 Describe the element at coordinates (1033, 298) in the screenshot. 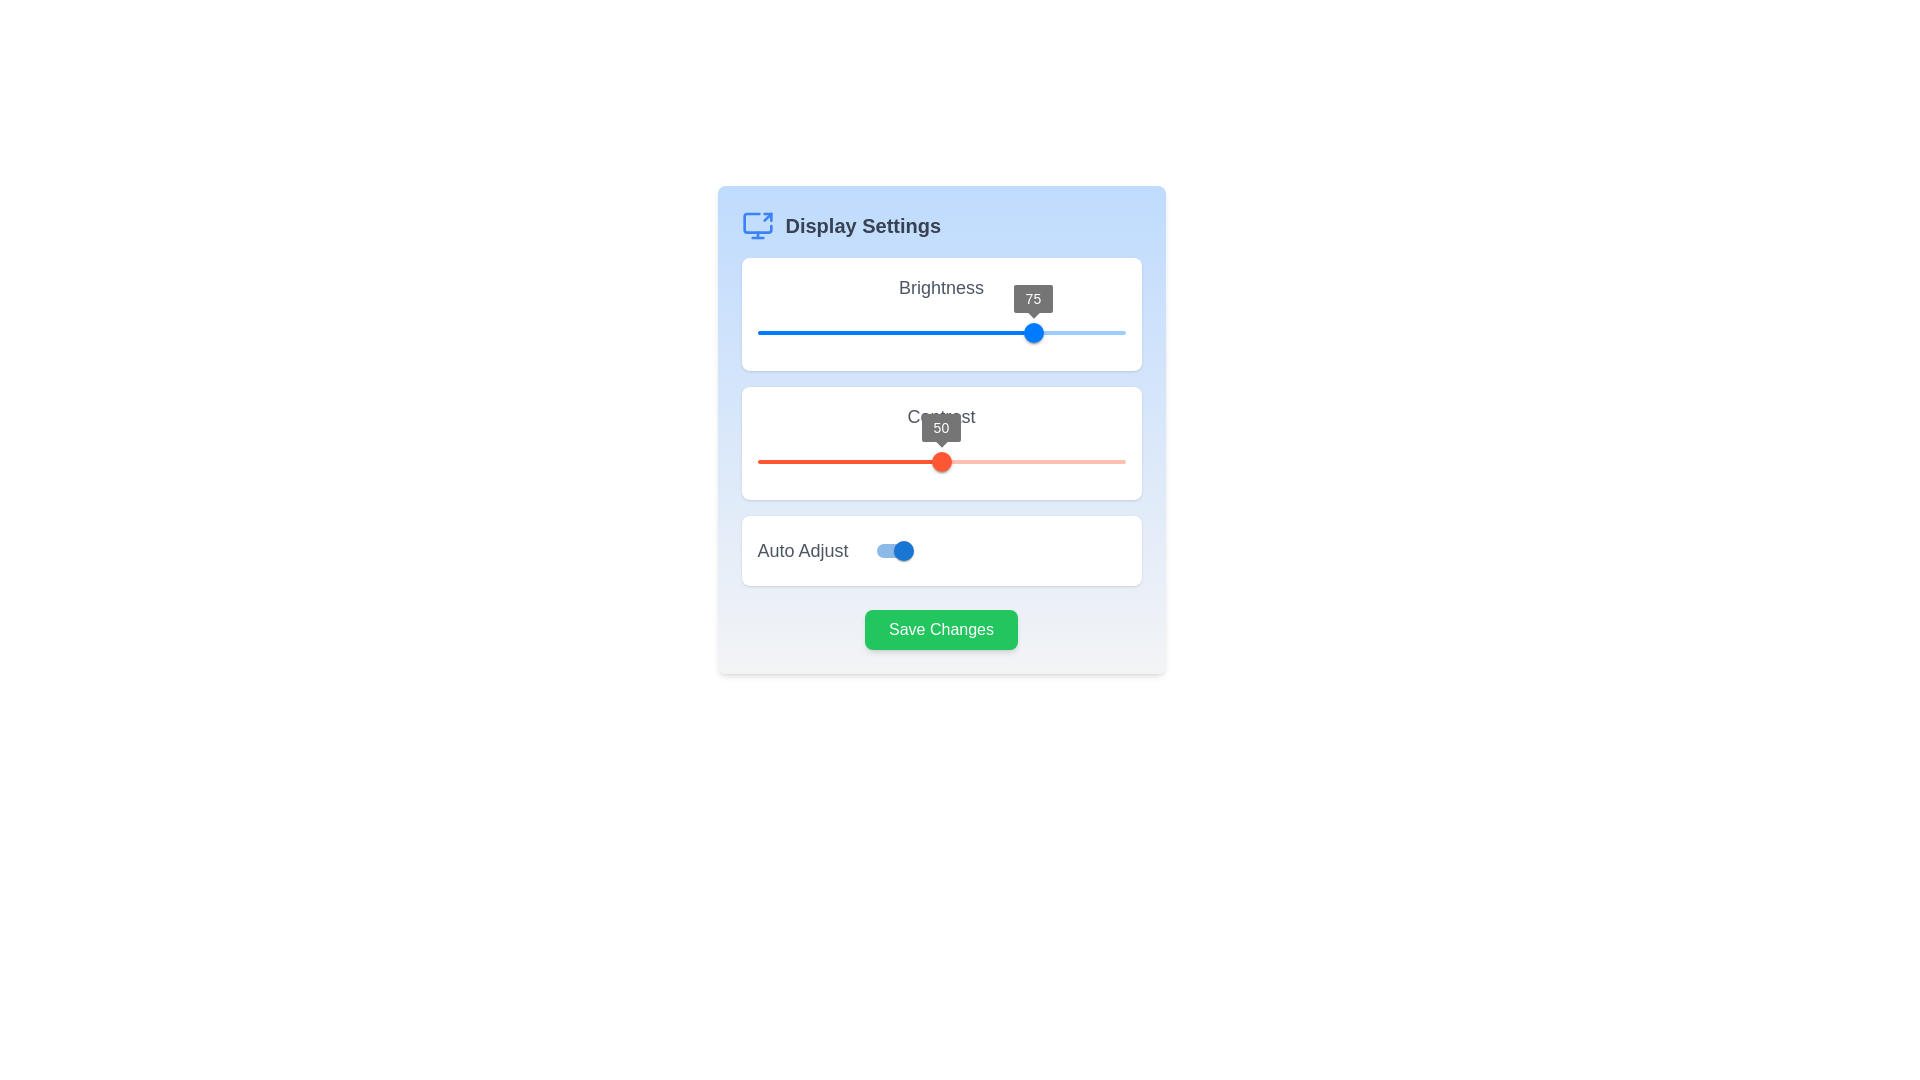

I see `the Value display label that shows the current brightness value (75), positioned centrally above the blue knob of the 'Brightness' slider` at that location.